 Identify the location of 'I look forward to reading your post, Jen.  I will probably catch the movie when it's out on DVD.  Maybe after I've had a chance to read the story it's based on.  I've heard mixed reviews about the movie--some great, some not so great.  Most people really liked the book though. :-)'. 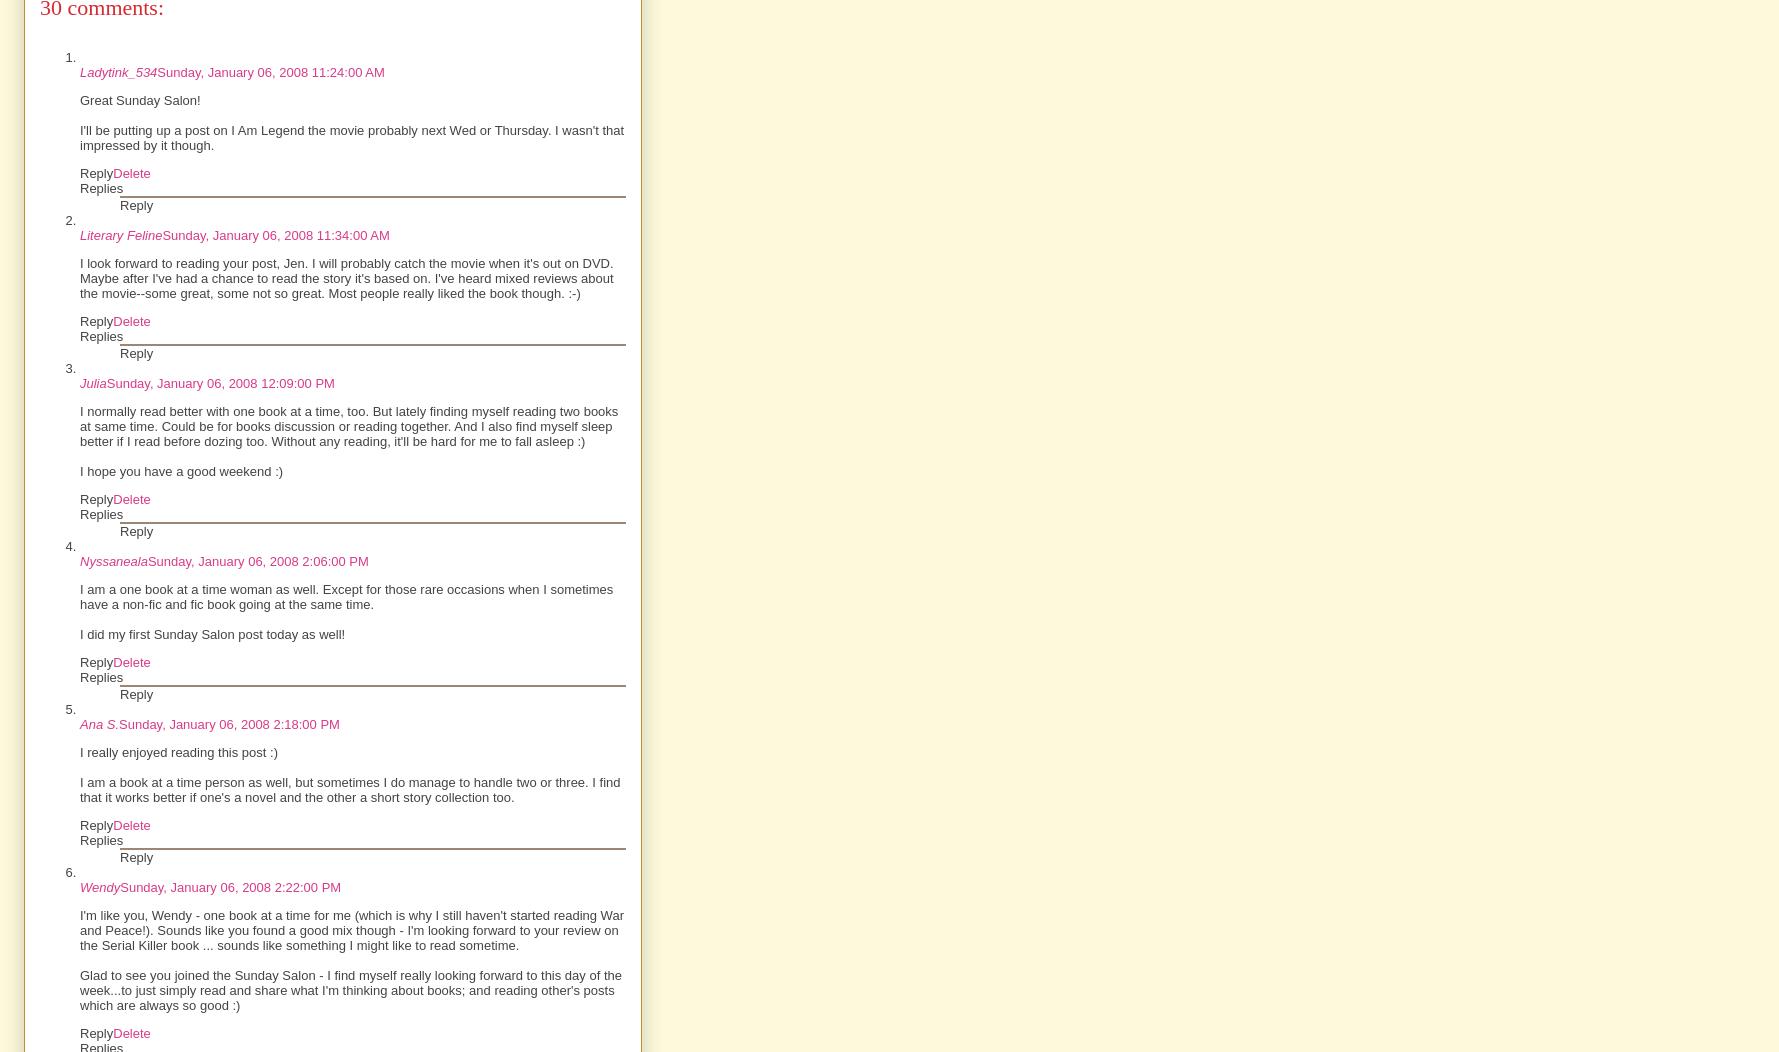
(345, 278).